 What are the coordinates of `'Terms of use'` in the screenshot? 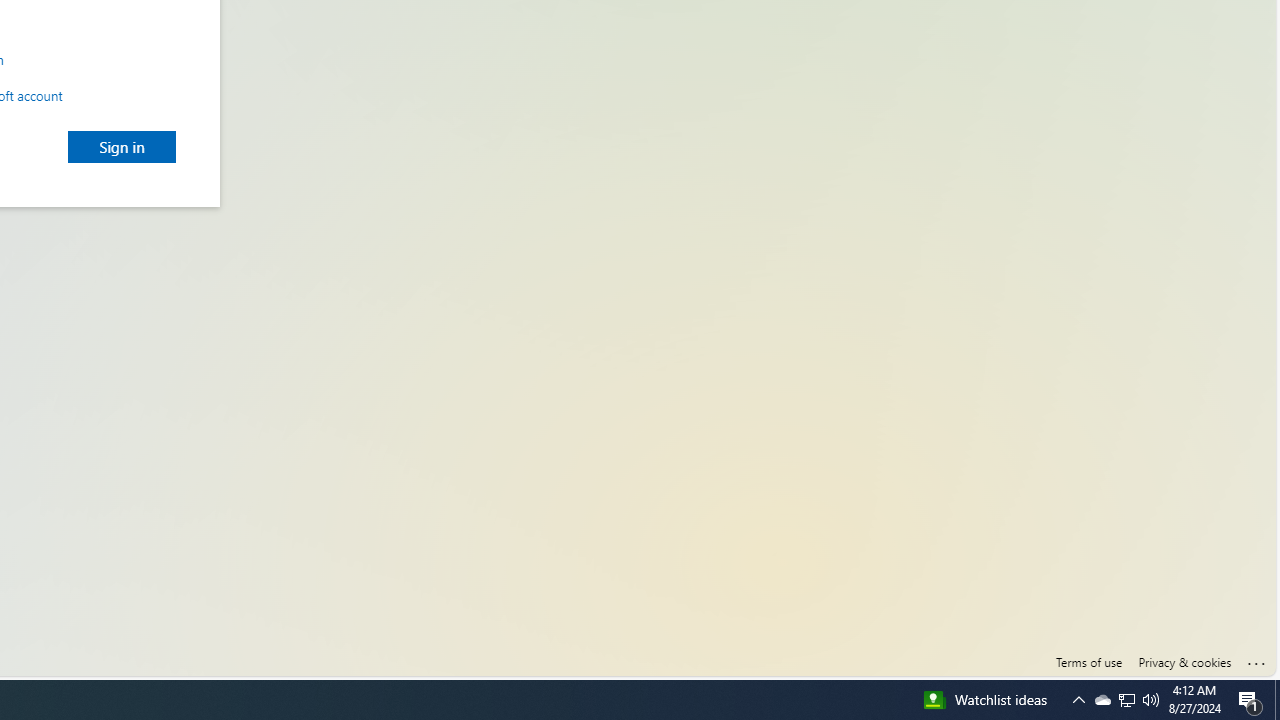 It's located at (1087, 662).